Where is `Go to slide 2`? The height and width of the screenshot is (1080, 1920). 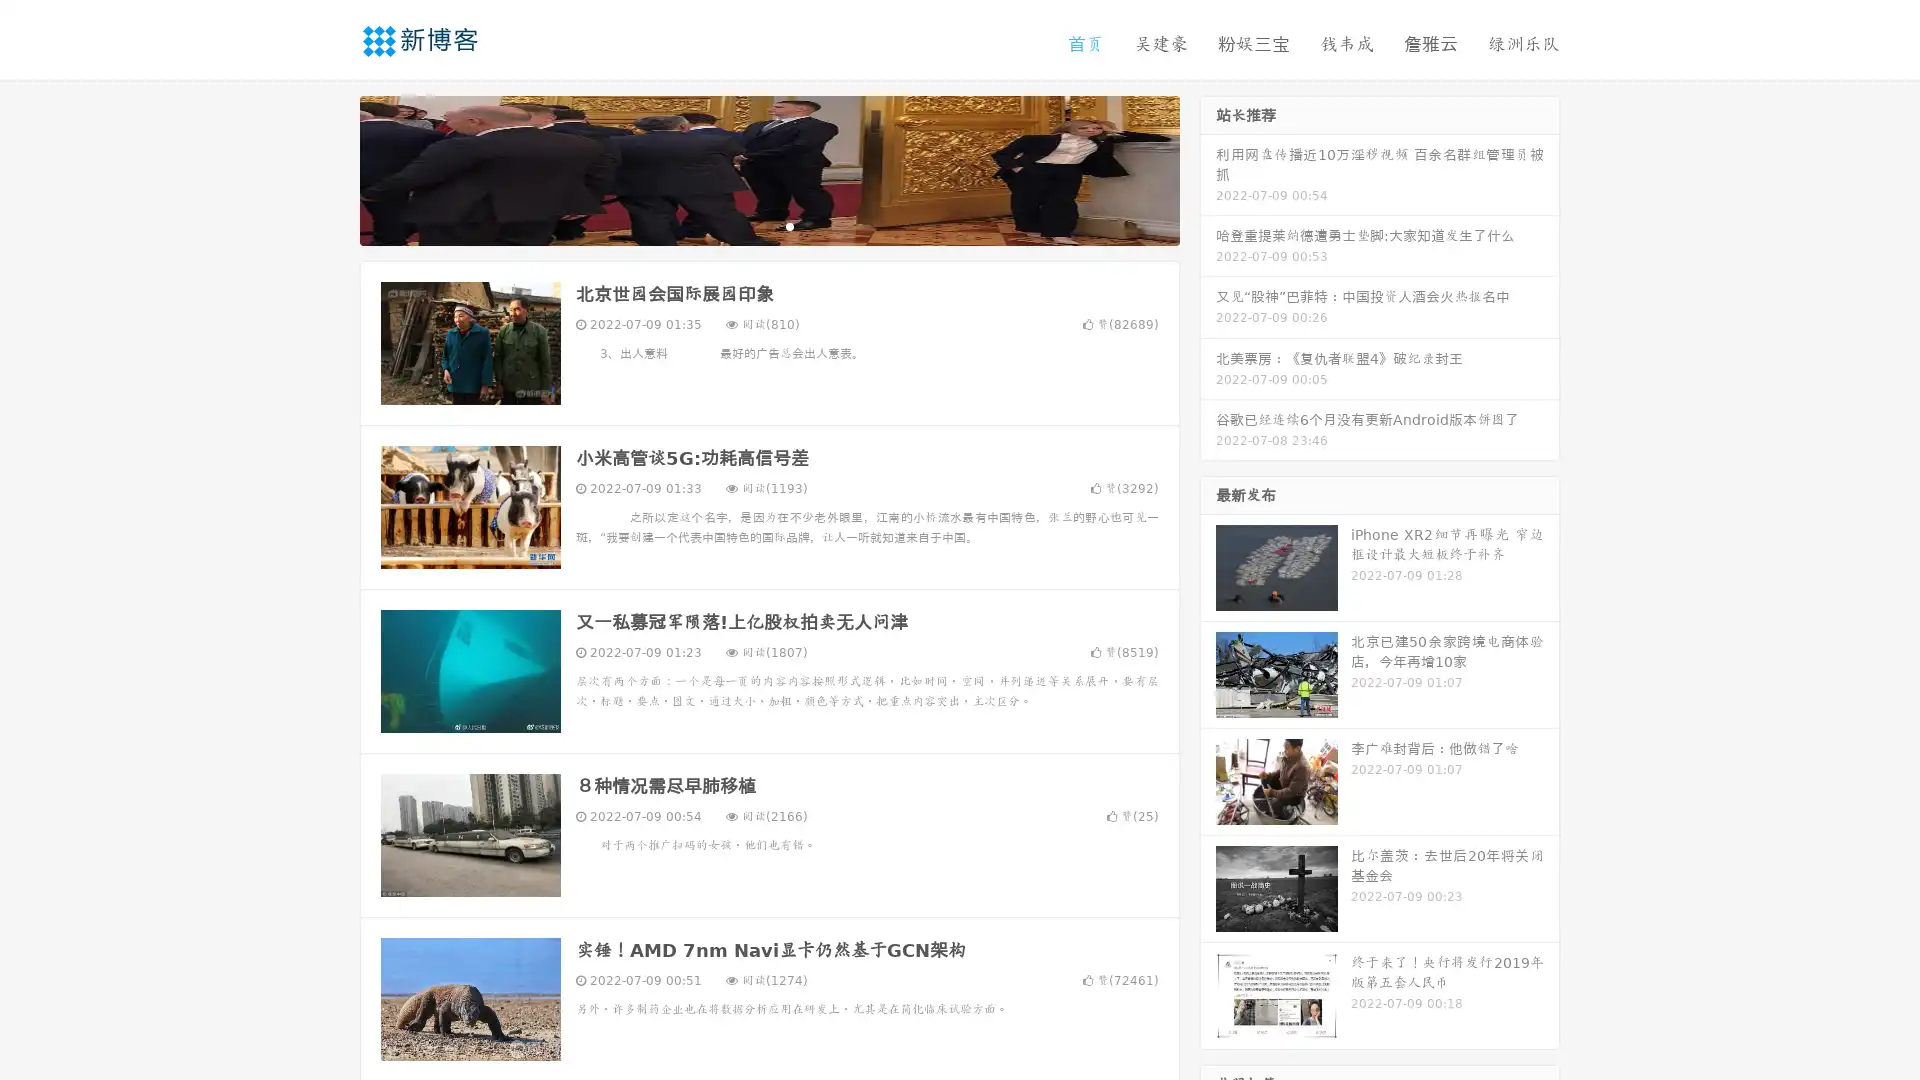
Go to slide 2 is located at coordinates (768, 225).